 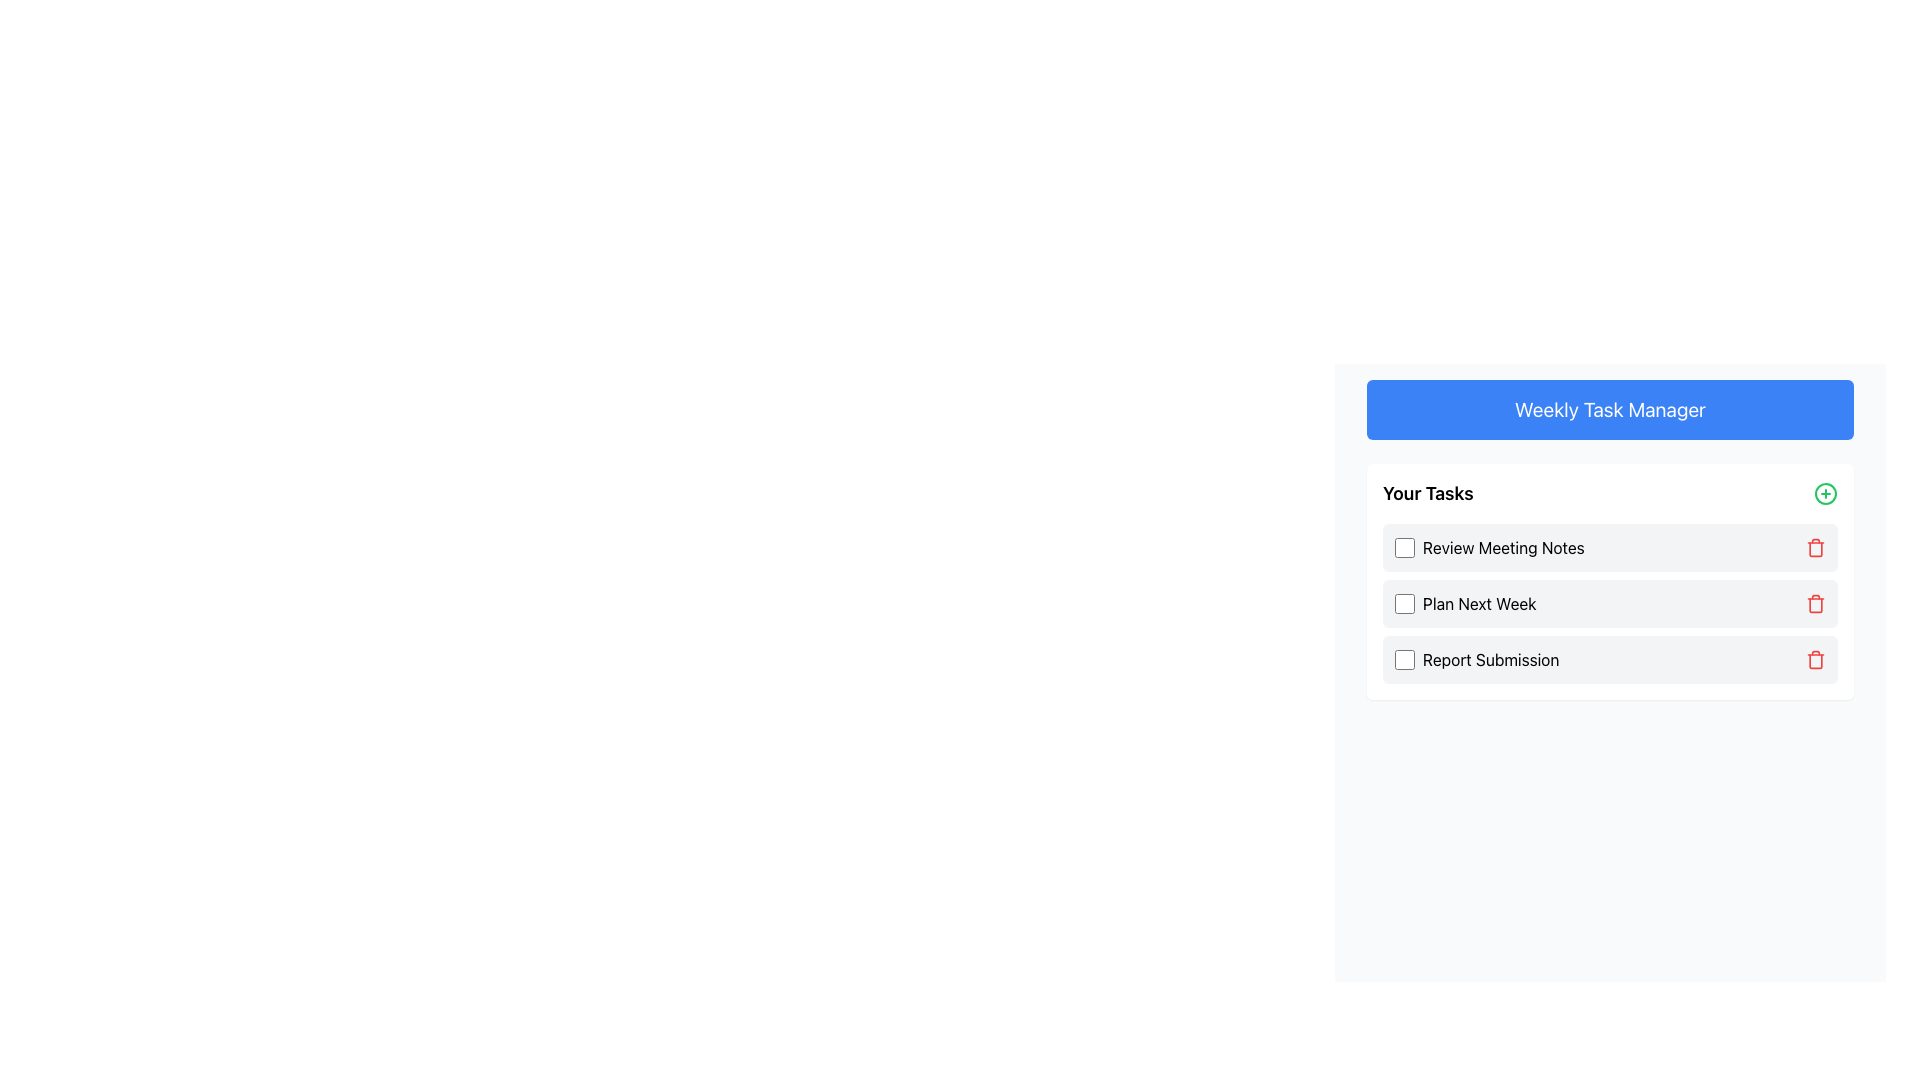 What do you see at coordinates (1825, 493) in the screenshot?
I see `the green circular 'Add' button located at the top right corner of the 'Your Tasks' panel` at bounding box center [1825, 493].